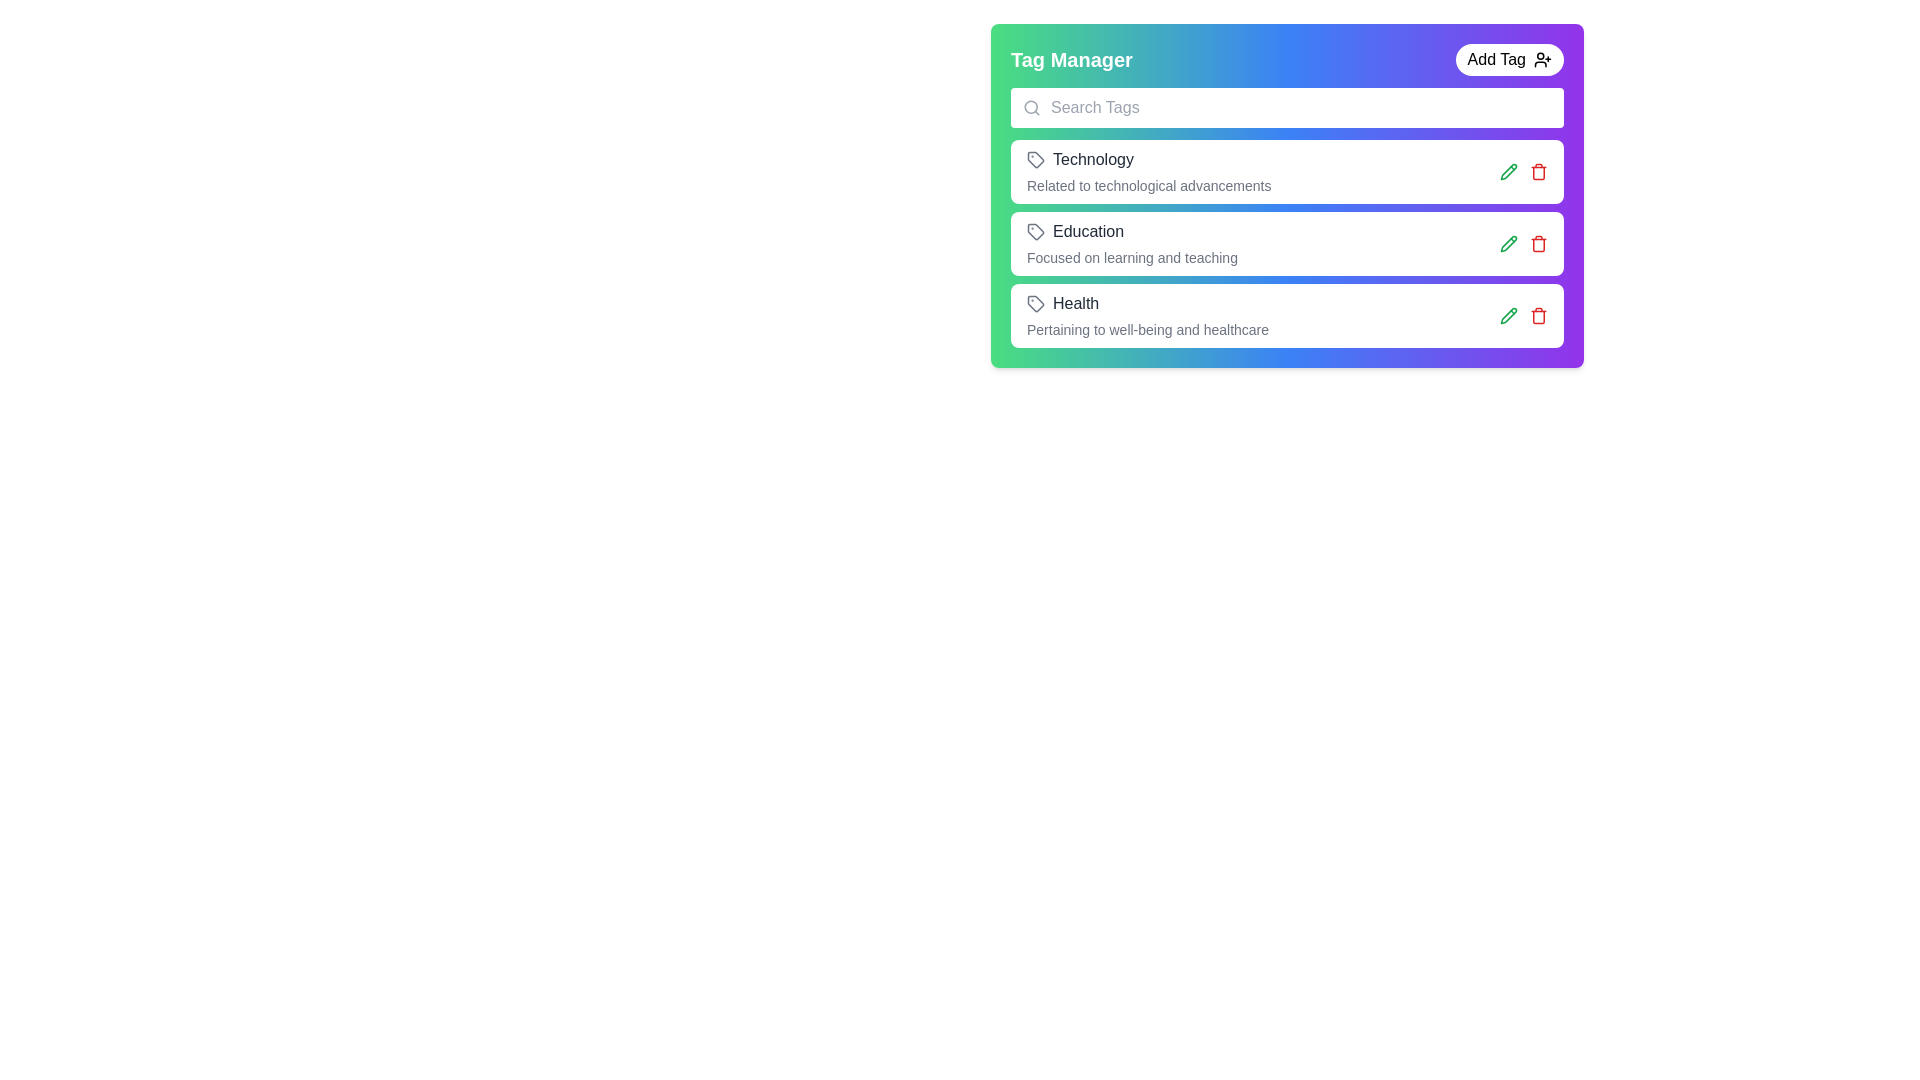  What do you see at coordinates (1149, 185) in the screenshot?
I see `the static informational text reading 'Related to technological advancements', which is styled in small, gray-colored font and located beneath the word 'Technology'` at bounding box center [1149, 185].